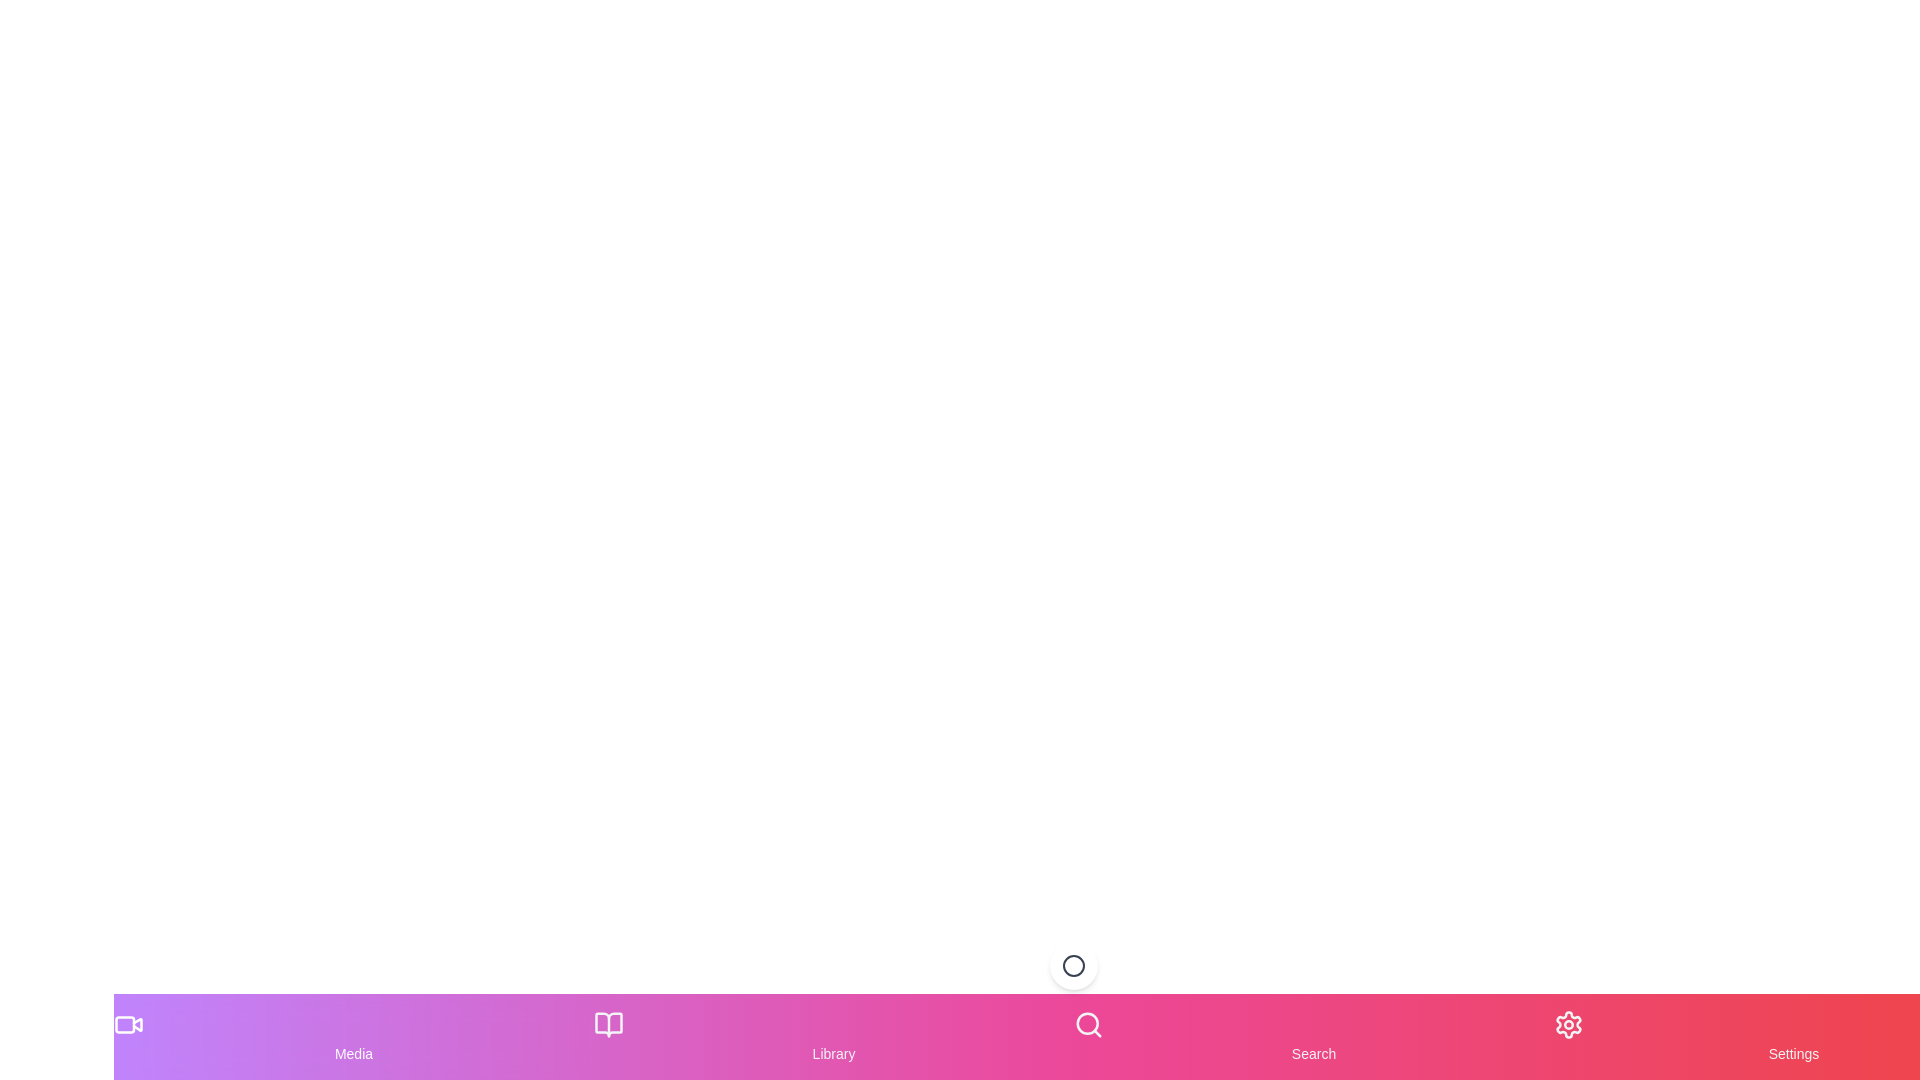 The height and width of the screenshot is (1080, 1920). Describe the element at coordinates (1794, 1036) in the screenshot. I see `the Settings item in the navigation bar` at that location.